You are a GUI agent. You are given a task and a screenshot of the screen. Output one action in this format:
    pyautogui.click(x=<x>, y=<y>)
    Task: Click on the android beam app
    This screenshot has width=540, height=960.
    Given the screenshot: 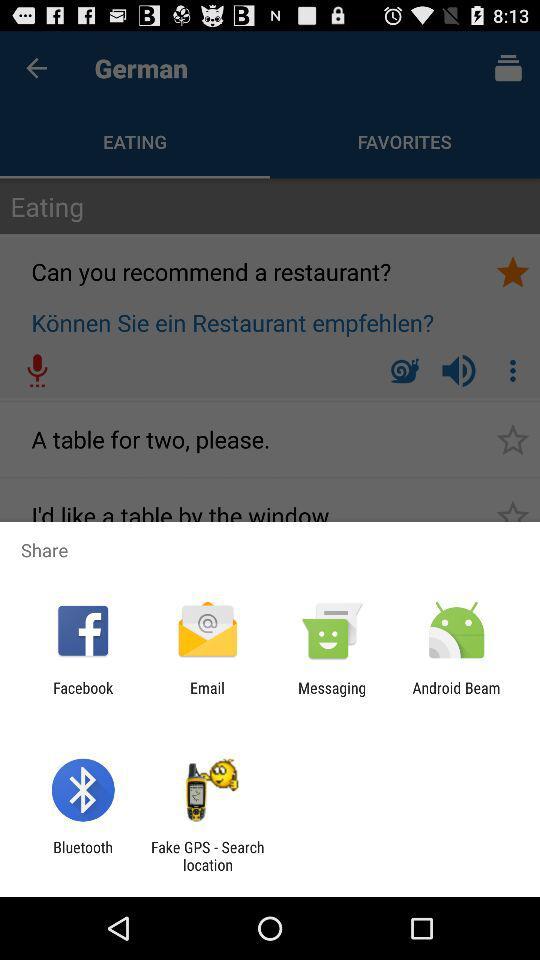 What is the action you would take?
    pyautogui.click(x=456, y=696)
    